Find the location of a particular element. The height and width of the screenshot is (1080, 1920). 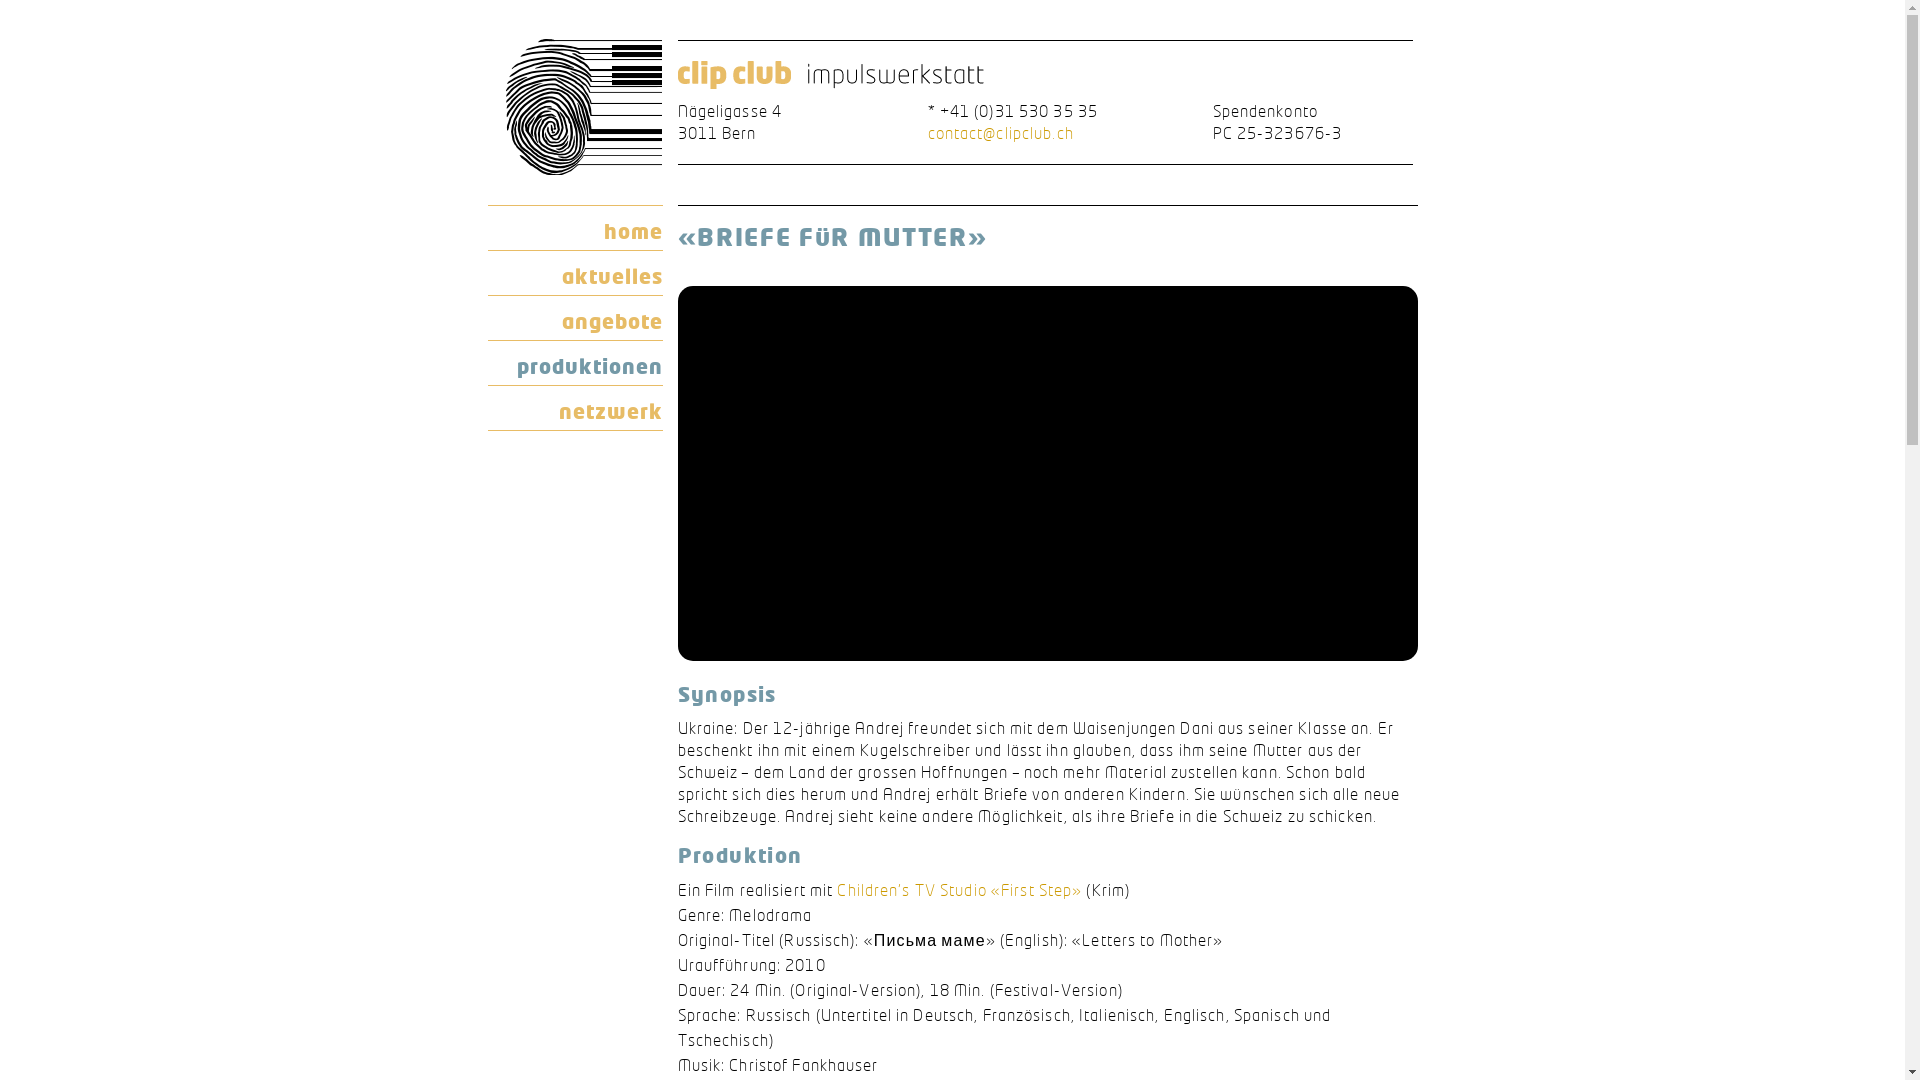

'produktionen' is located at coordinates (574, 362).